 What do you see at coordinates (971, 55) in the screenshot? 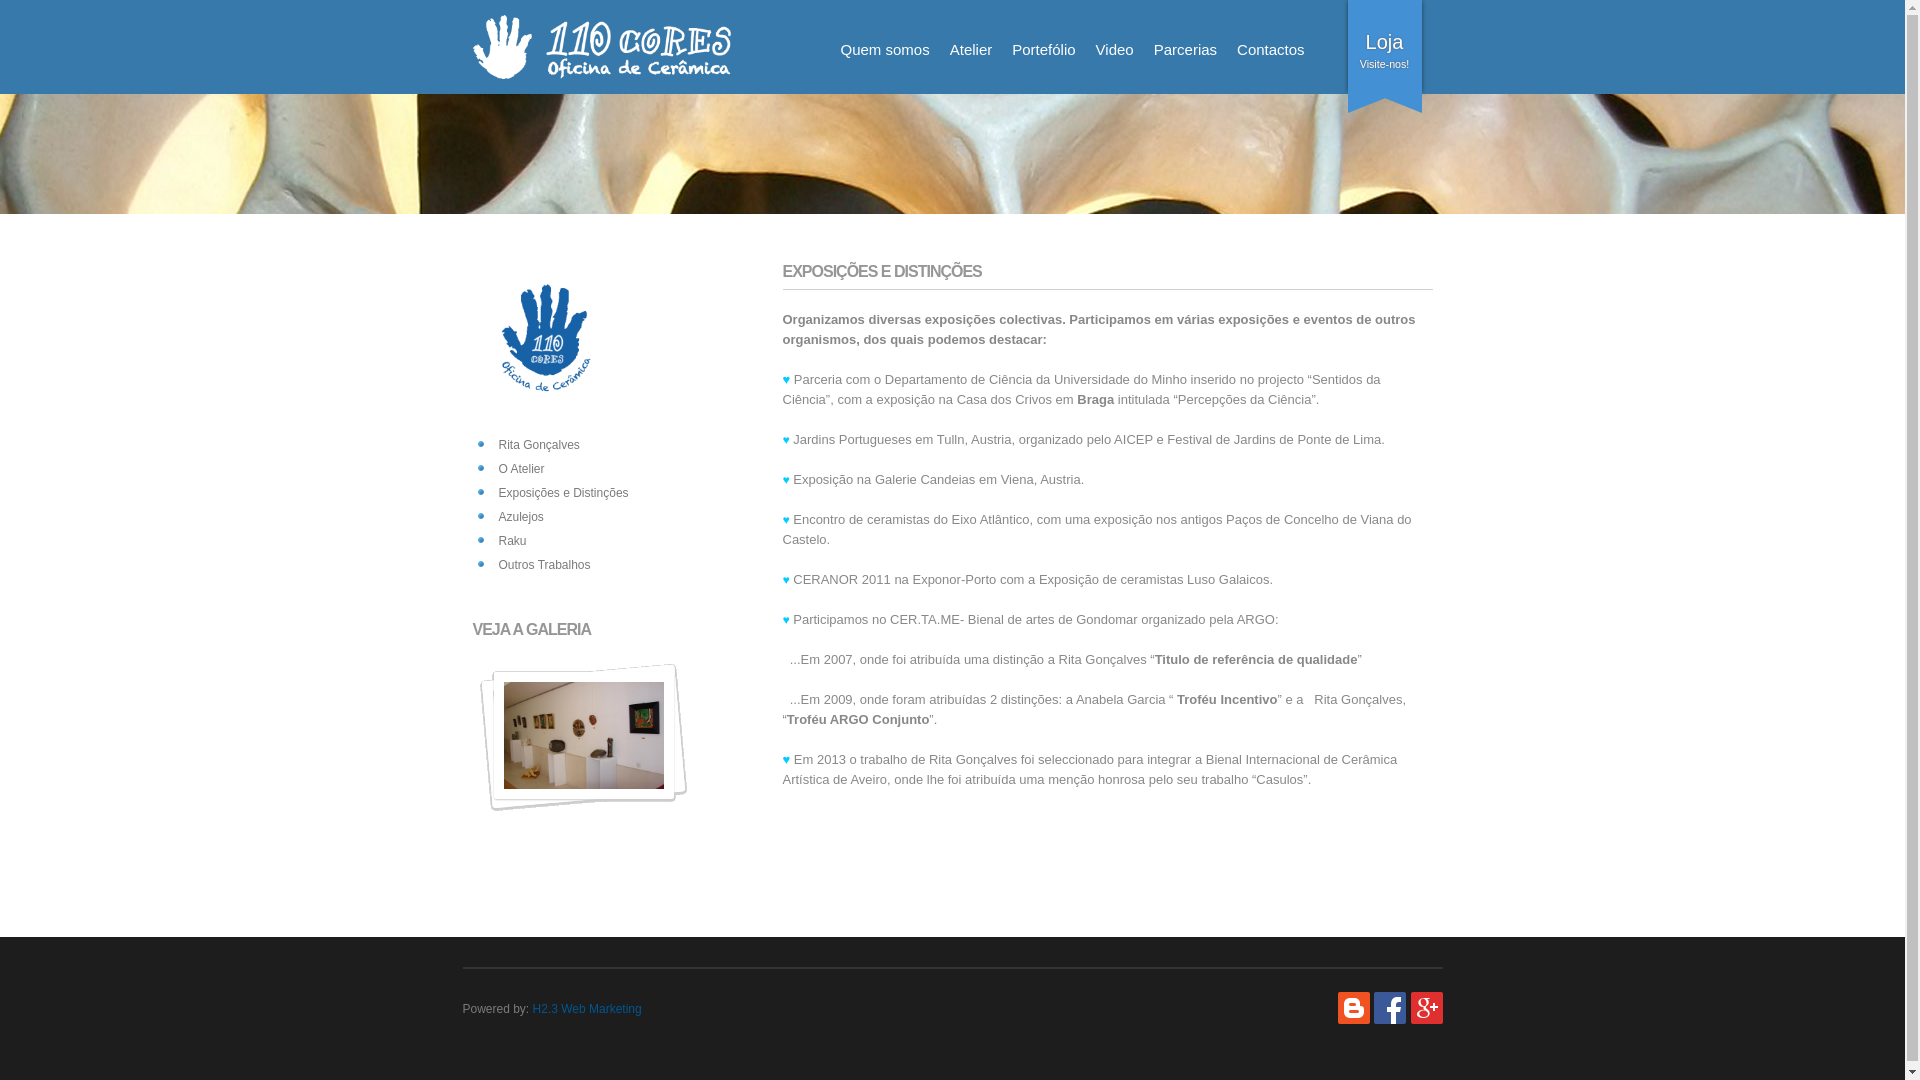
I see `'Atelier'` at bounding box center [971, 55].